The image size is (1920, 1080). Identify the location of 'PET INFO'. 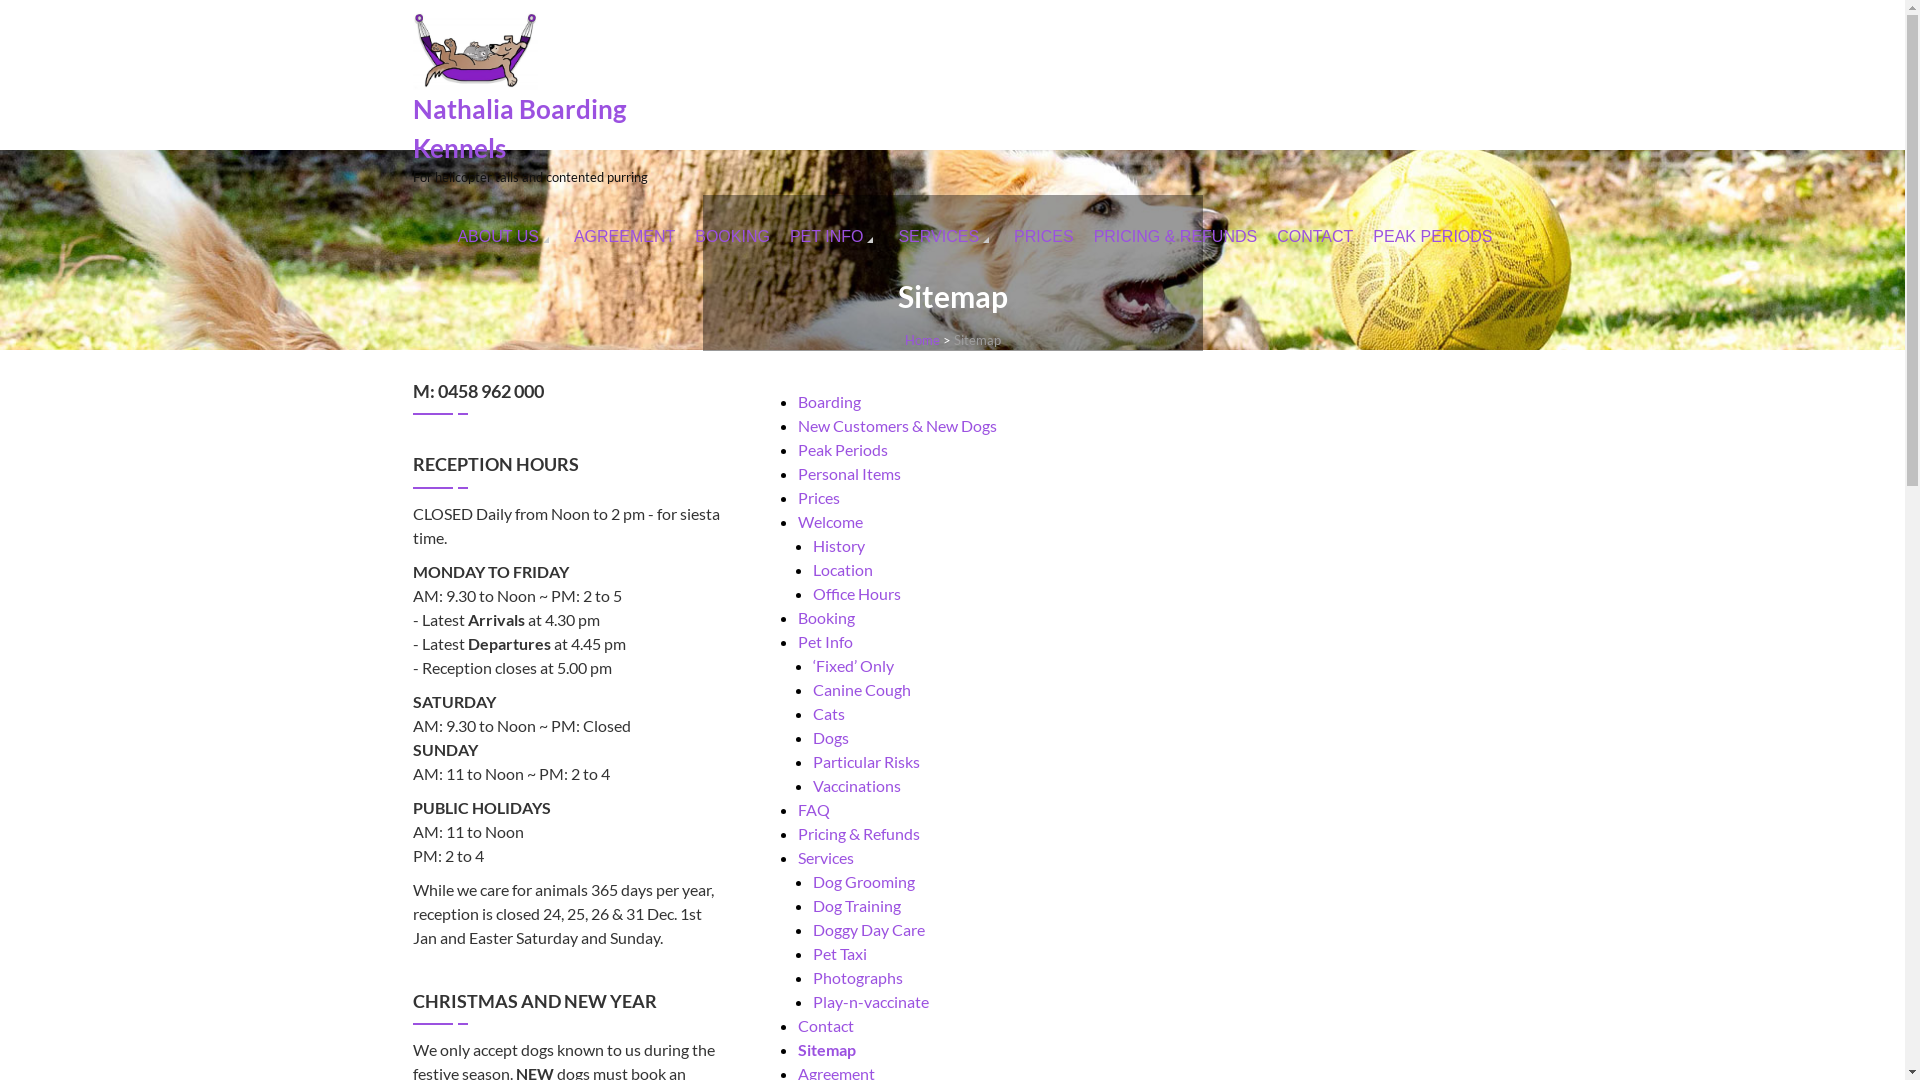
(834, 235).